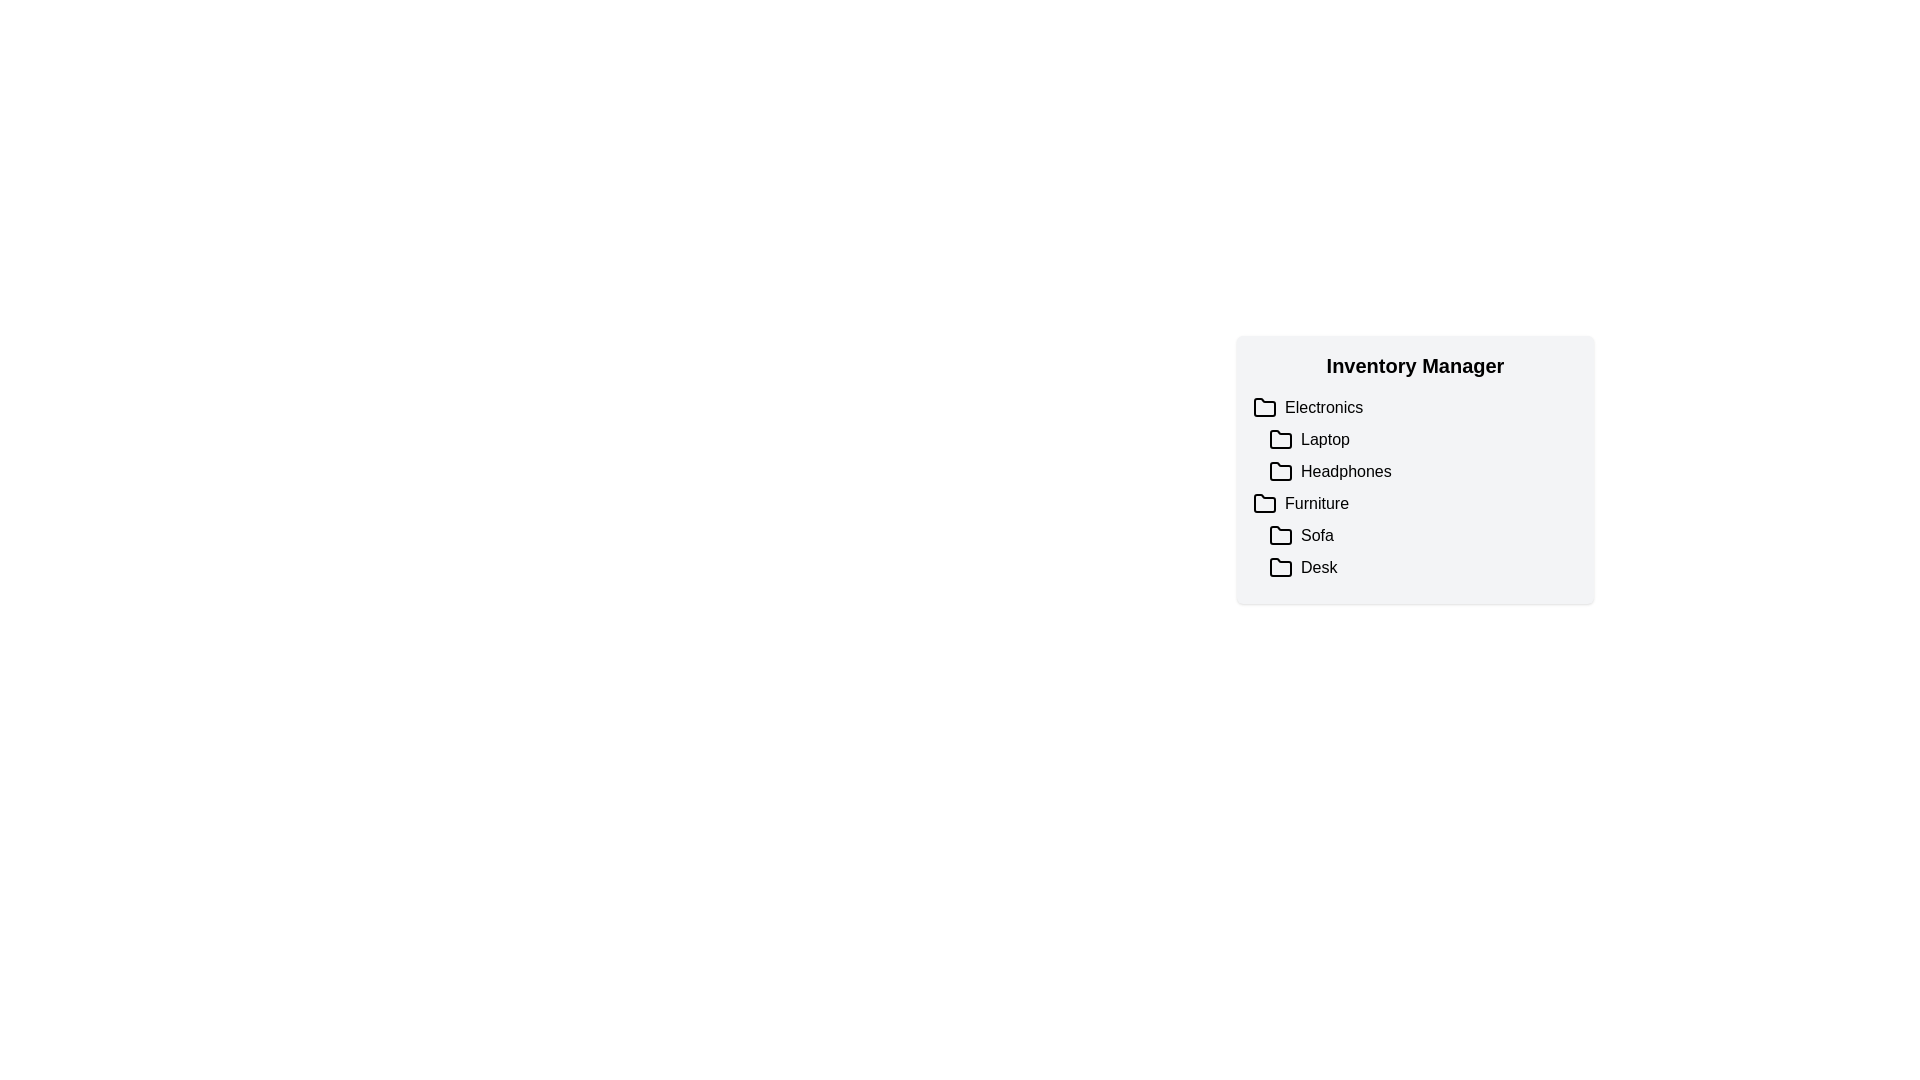 Image resolution: width=1920 pixels, height=1080 pixels. I want to click on the folder icon located to the left of the 'Headphones' text in the 'Inventory Manager' section, so click(1281, 471).